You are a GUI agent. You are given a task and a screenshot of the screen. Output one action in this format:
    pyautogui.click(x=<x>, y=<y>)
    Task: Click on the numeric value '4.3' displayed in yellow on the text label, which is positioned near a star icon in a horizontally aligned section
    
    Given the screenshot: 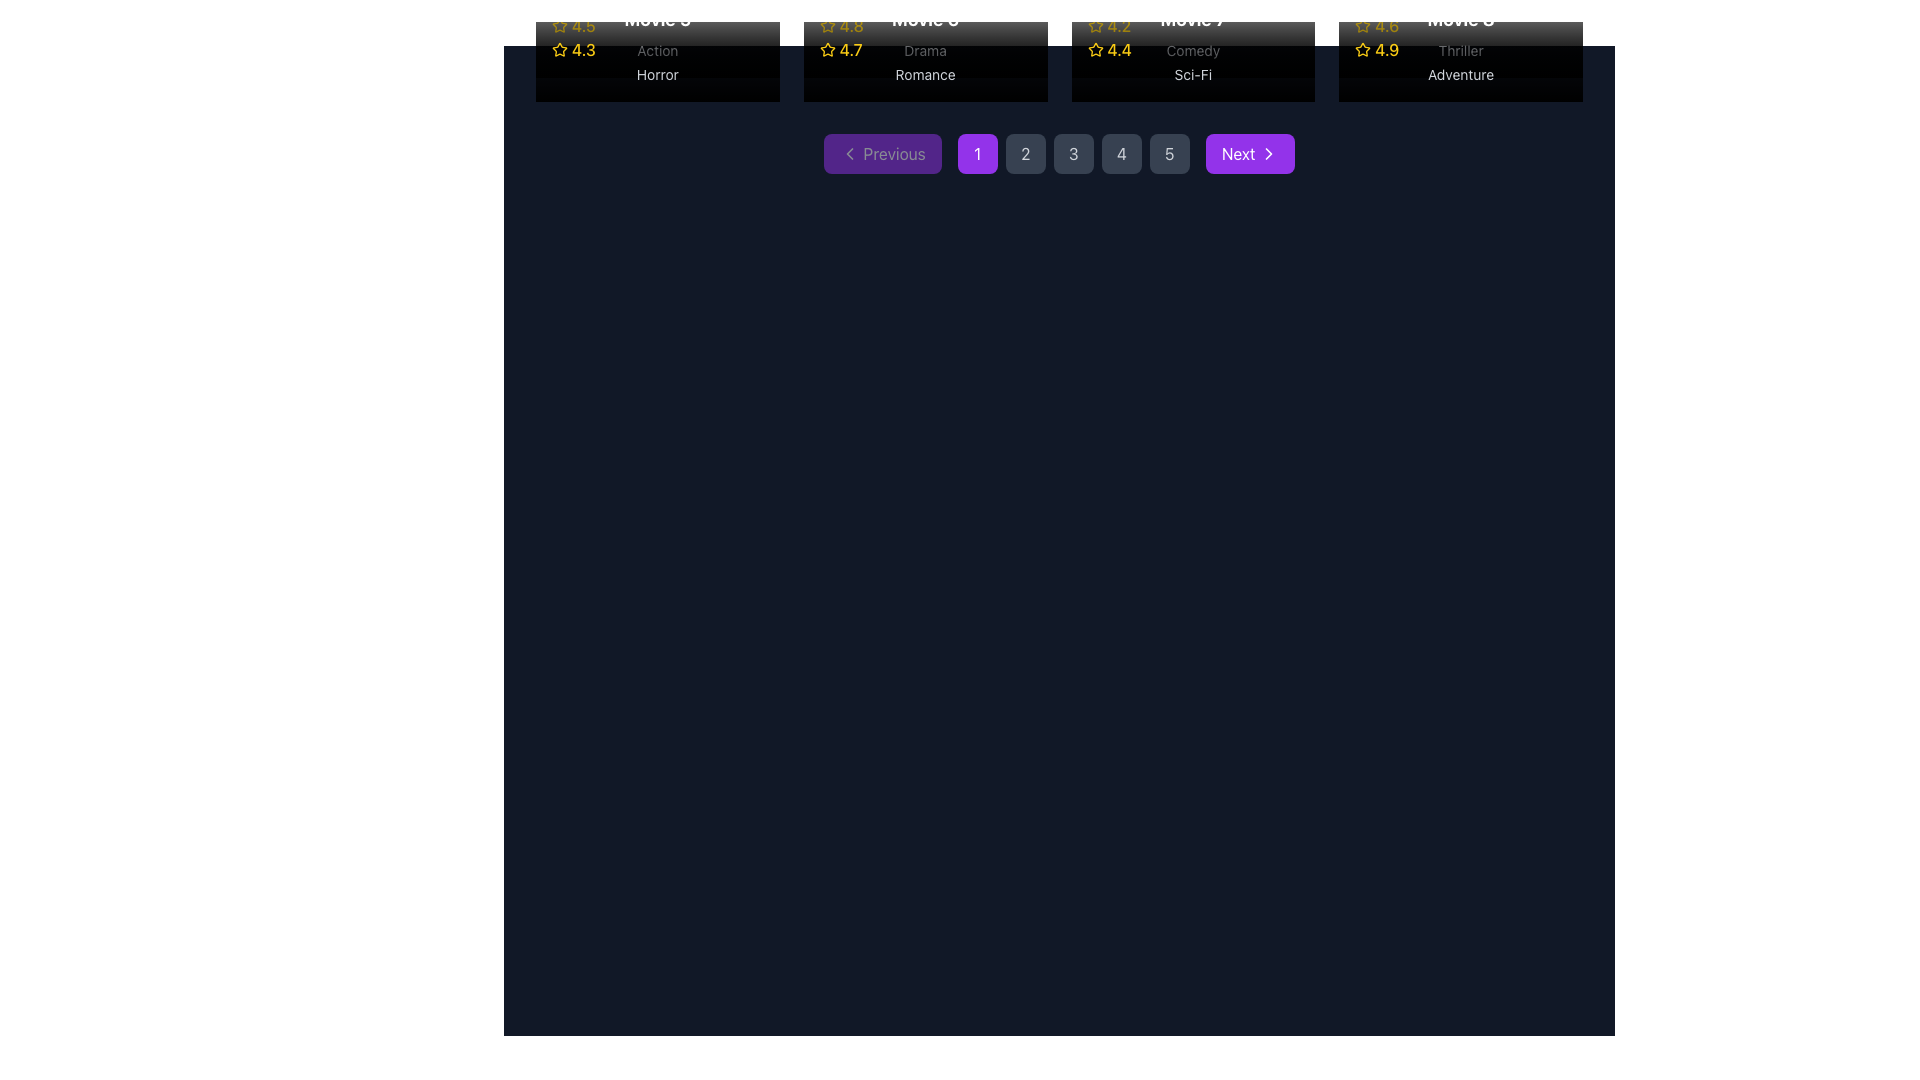 What is the action you would take?
    pyautogui.click(x=583, y=49)
    